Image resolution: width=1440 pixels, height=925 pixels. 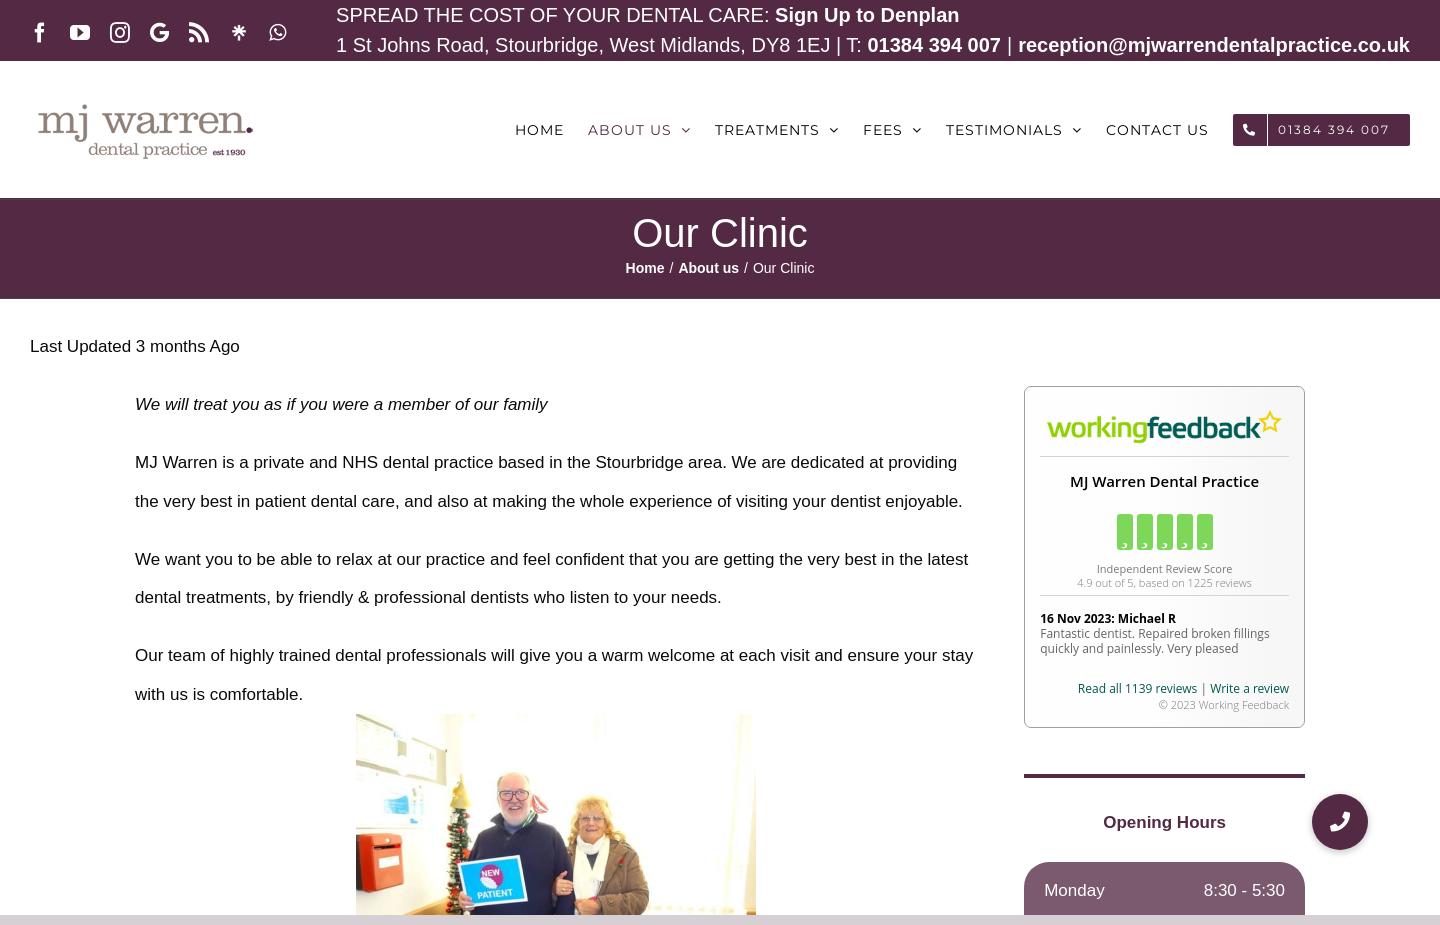 I want to click on 'reception@mjwarrendentalpractice.co.uk', so click(x=1016, y=43).